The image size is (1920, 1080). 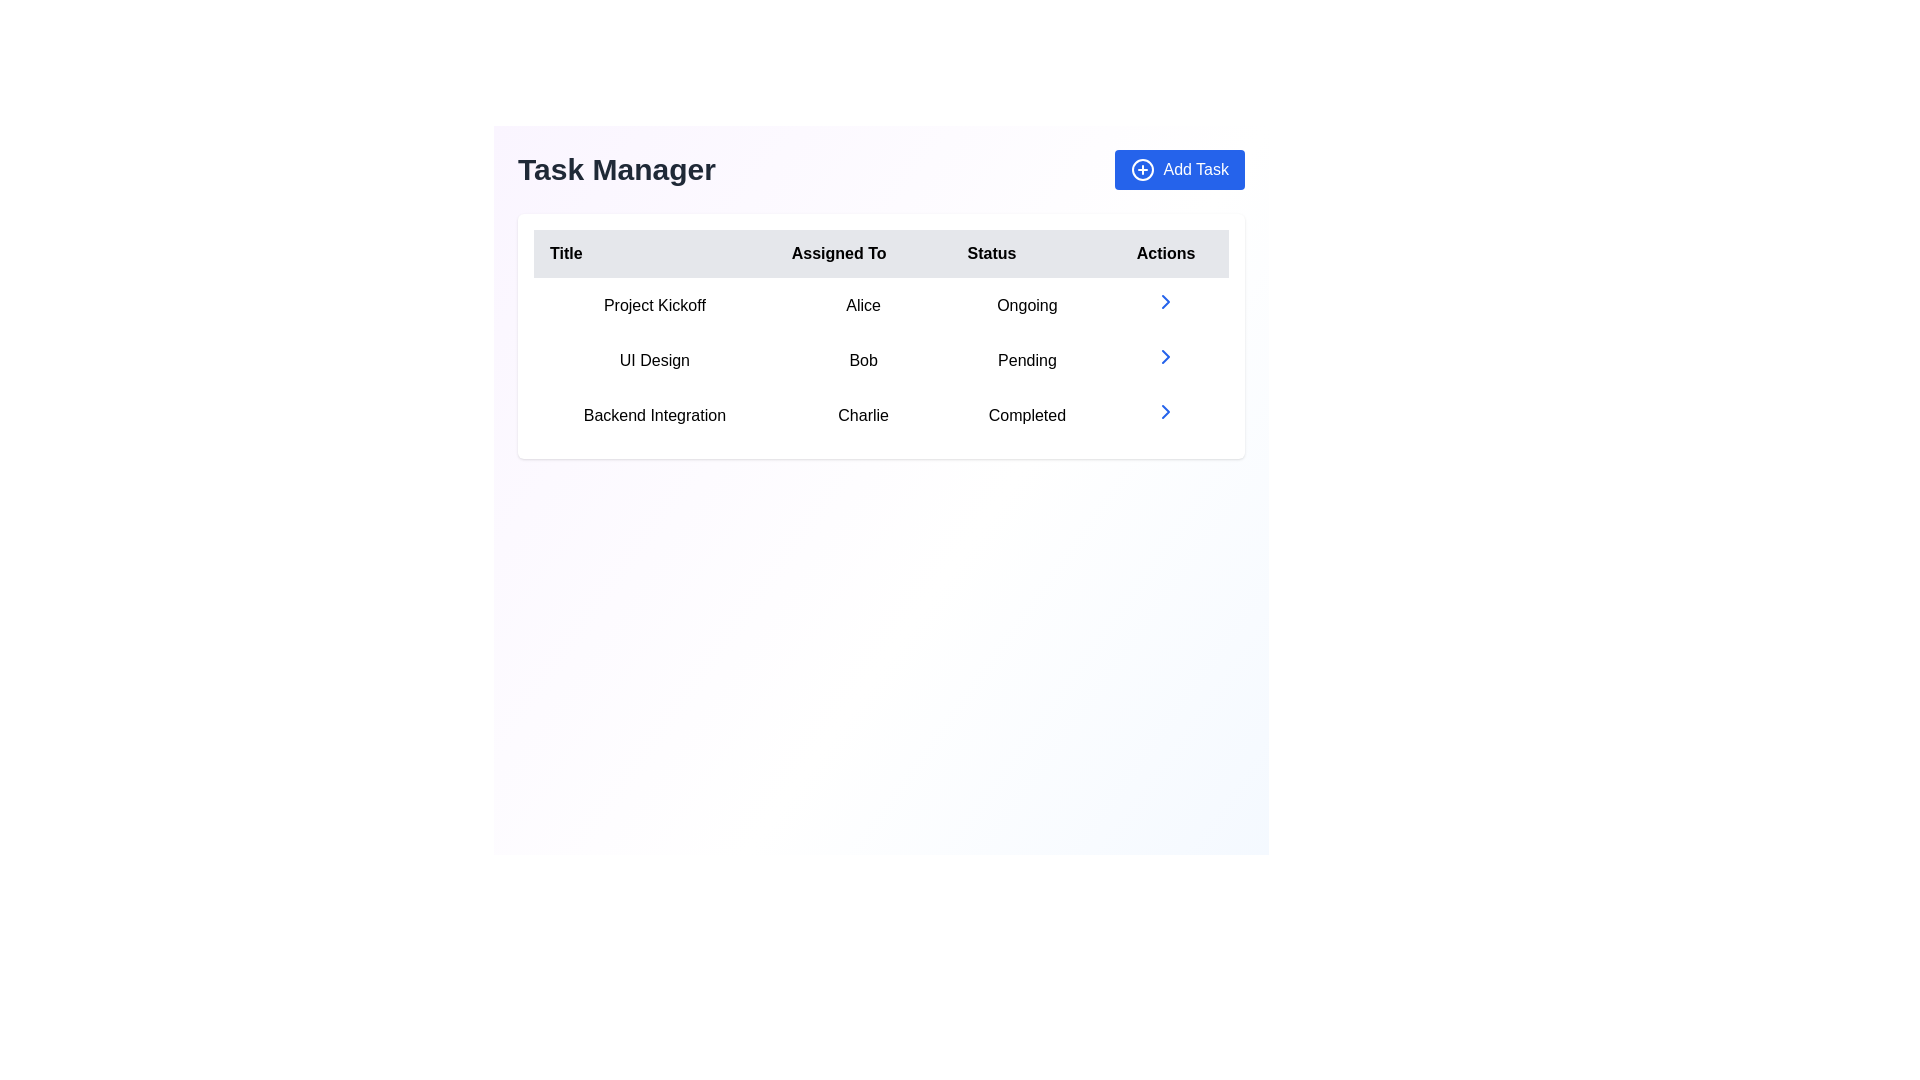 What do you see at coordinates (863, 305) in the screenshot?
I see `the text label displaying 'Alice' located in the second cell of the 'Assigned To' column under the project titled 'Project Kickoff'` at bounding box center [863, 305].